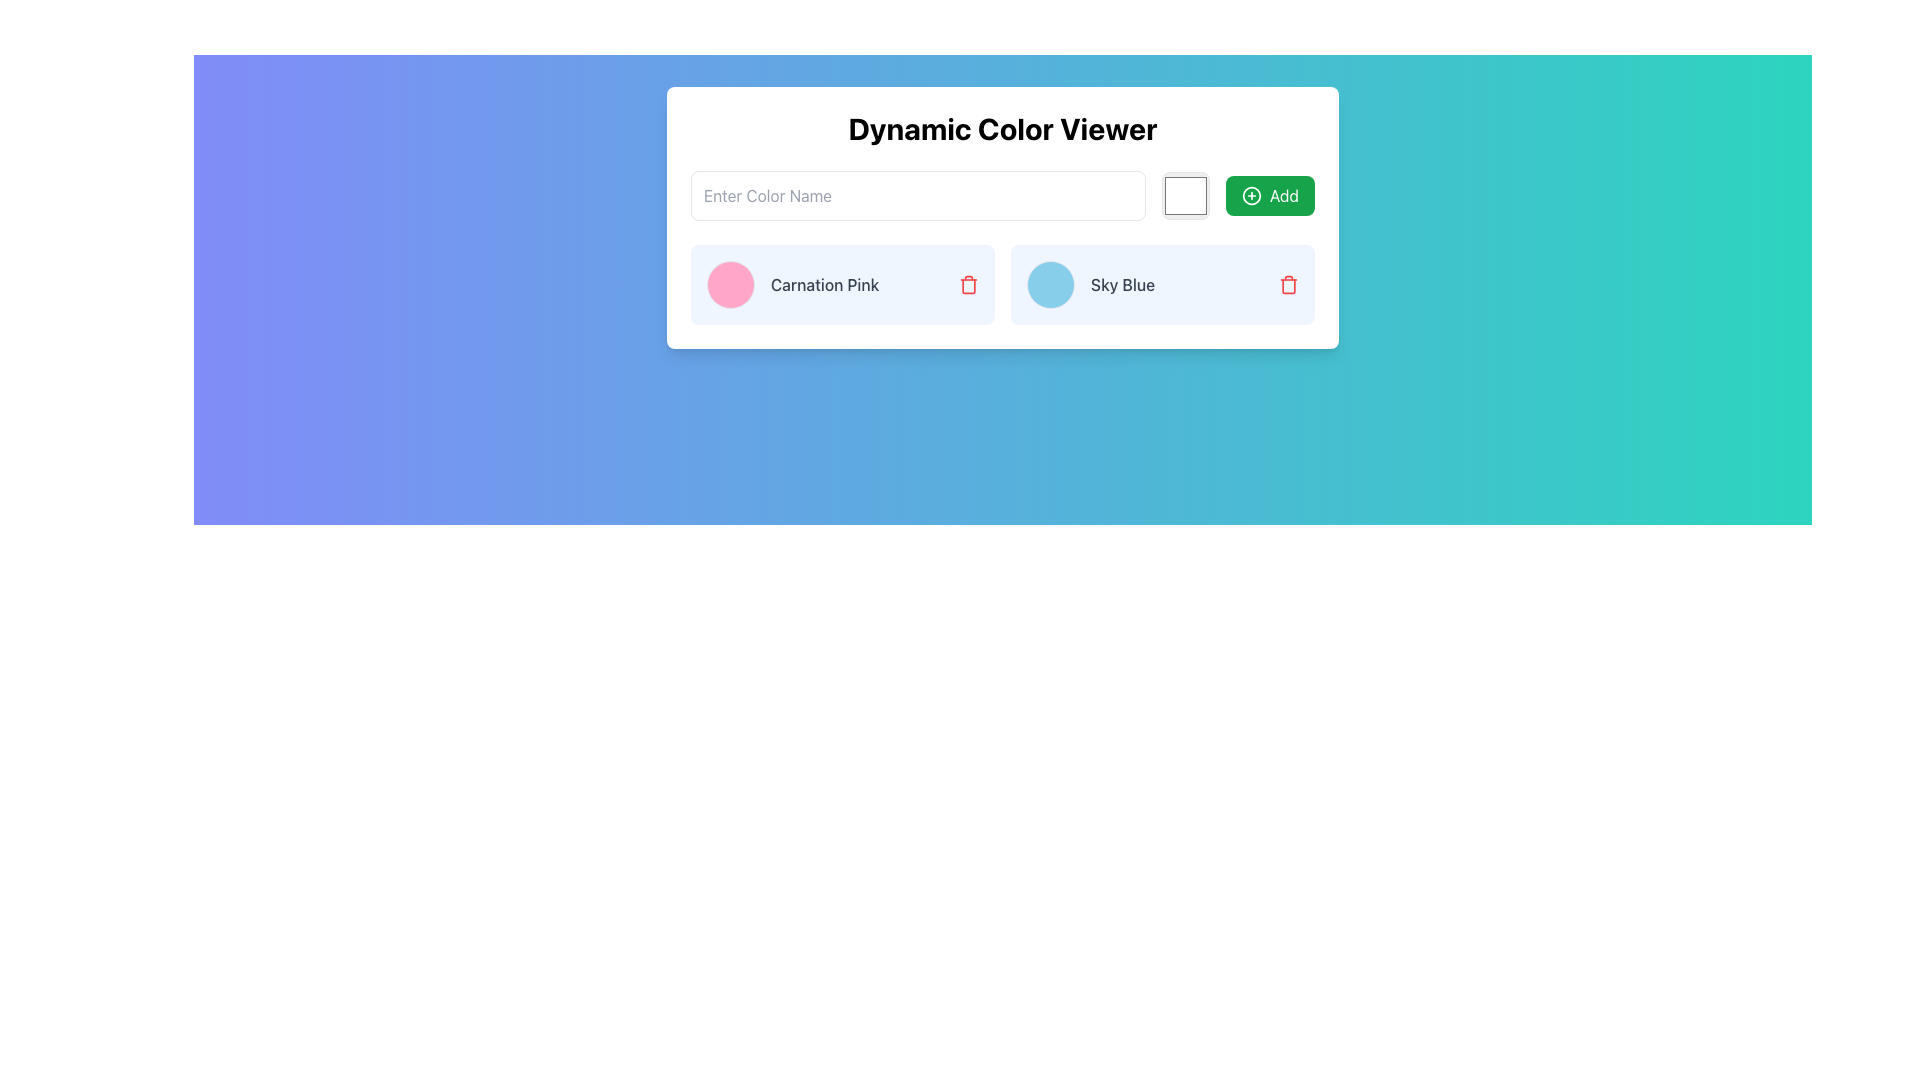  Describe the element at coordinates (1251, 196) in the screenshot. I see `the circular outline that is part of the interactive icon for adding or creating something, located to the right of the 'Enter Color Name' input box and adjacent to the green 'Add' button` at that location.